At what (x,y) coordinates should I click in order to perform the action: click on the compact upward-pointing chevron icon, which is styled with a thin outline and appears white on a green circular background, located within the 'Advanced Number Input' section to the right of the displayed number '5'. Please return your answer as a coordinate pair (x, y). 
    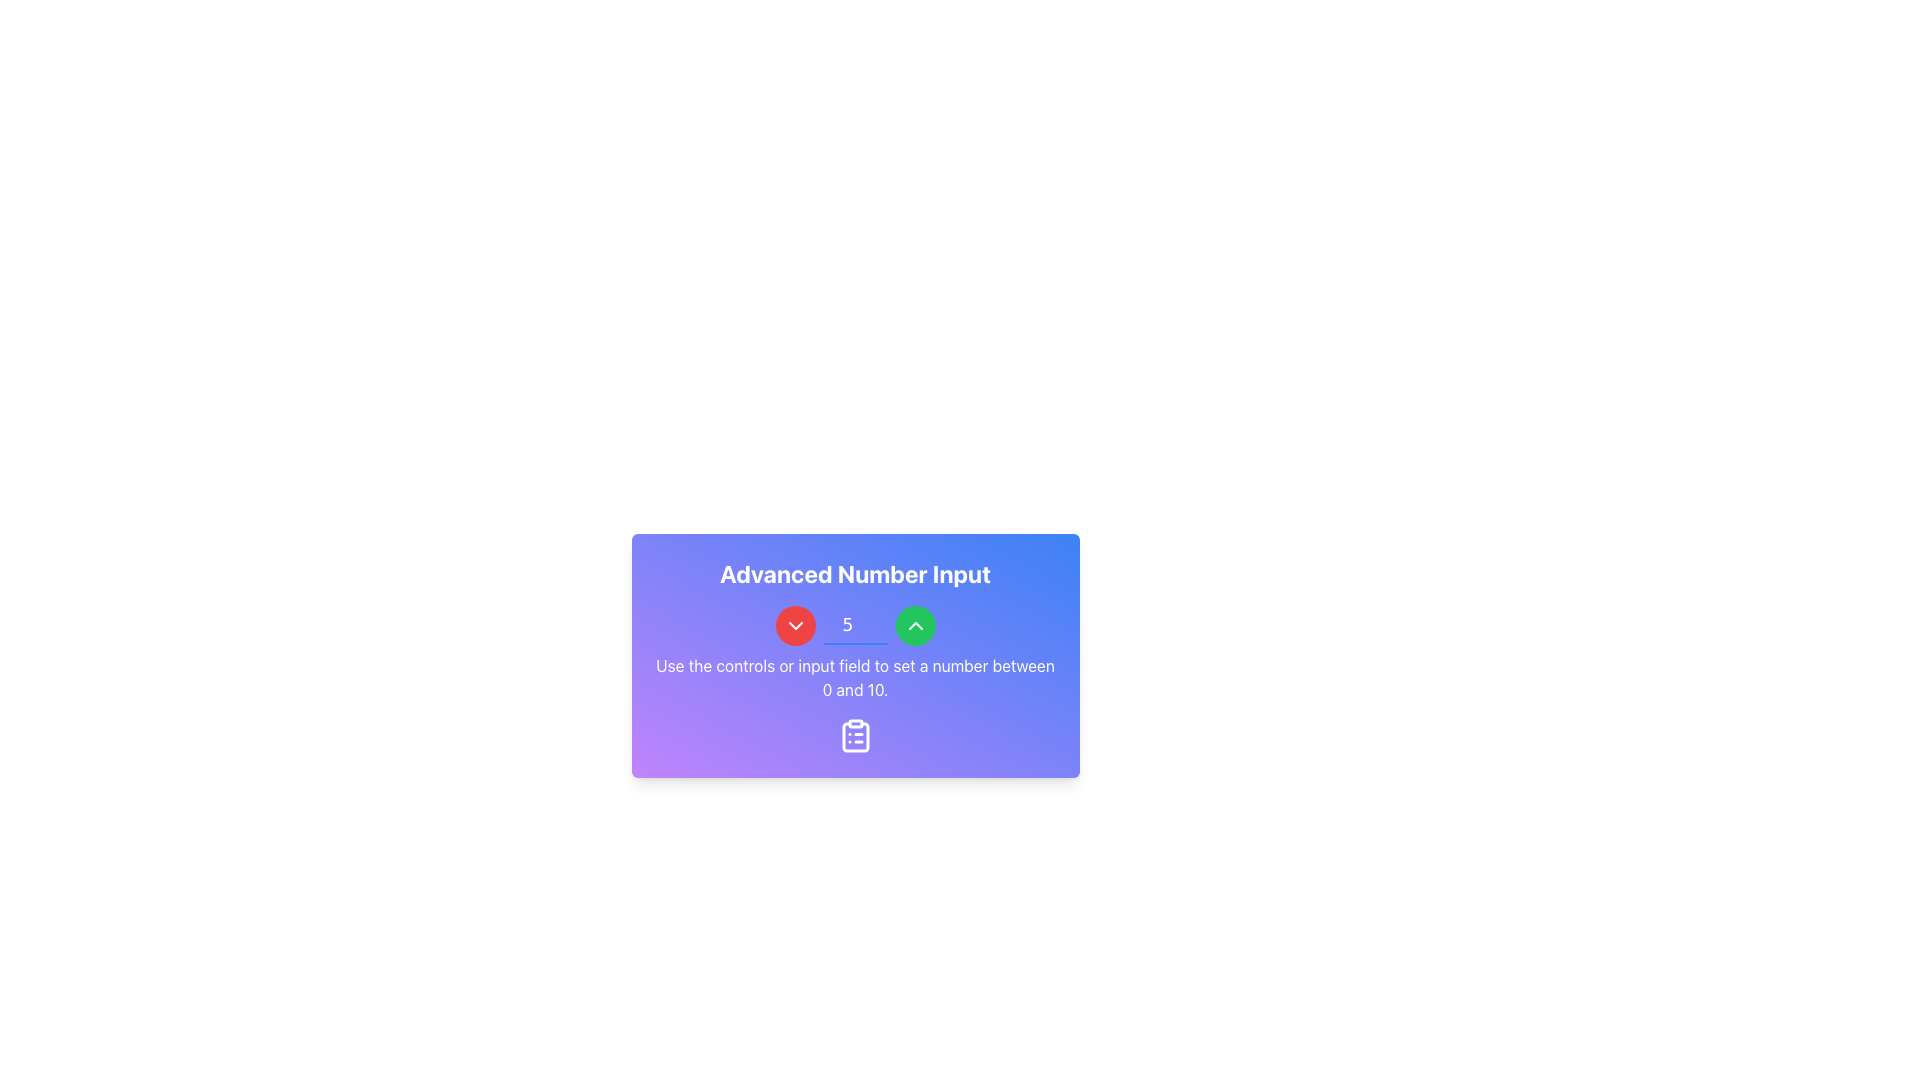
    Looking at the image, I should click on (914, 624).